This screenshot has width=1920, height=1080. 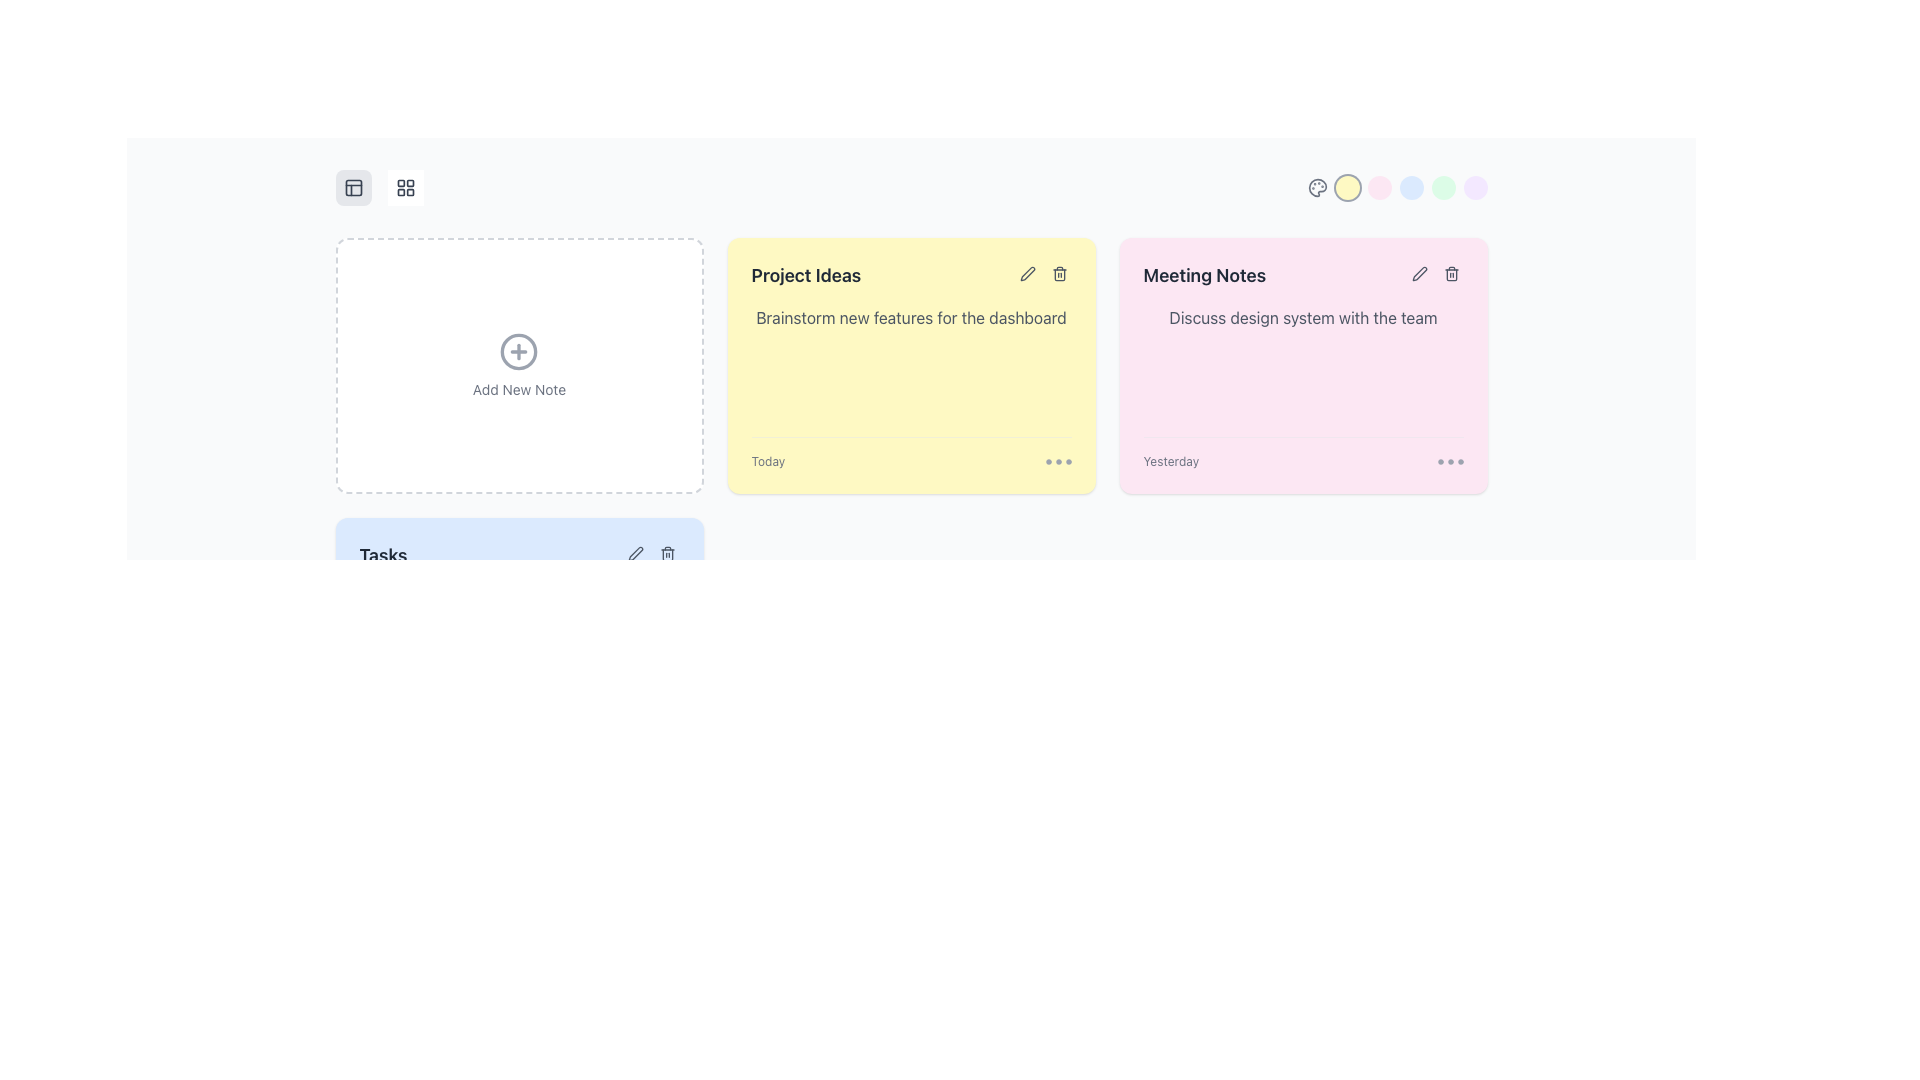 I want to click on the delete button with an icon located within the 'Meeting Notes' card, so click(x=1451, y=273).